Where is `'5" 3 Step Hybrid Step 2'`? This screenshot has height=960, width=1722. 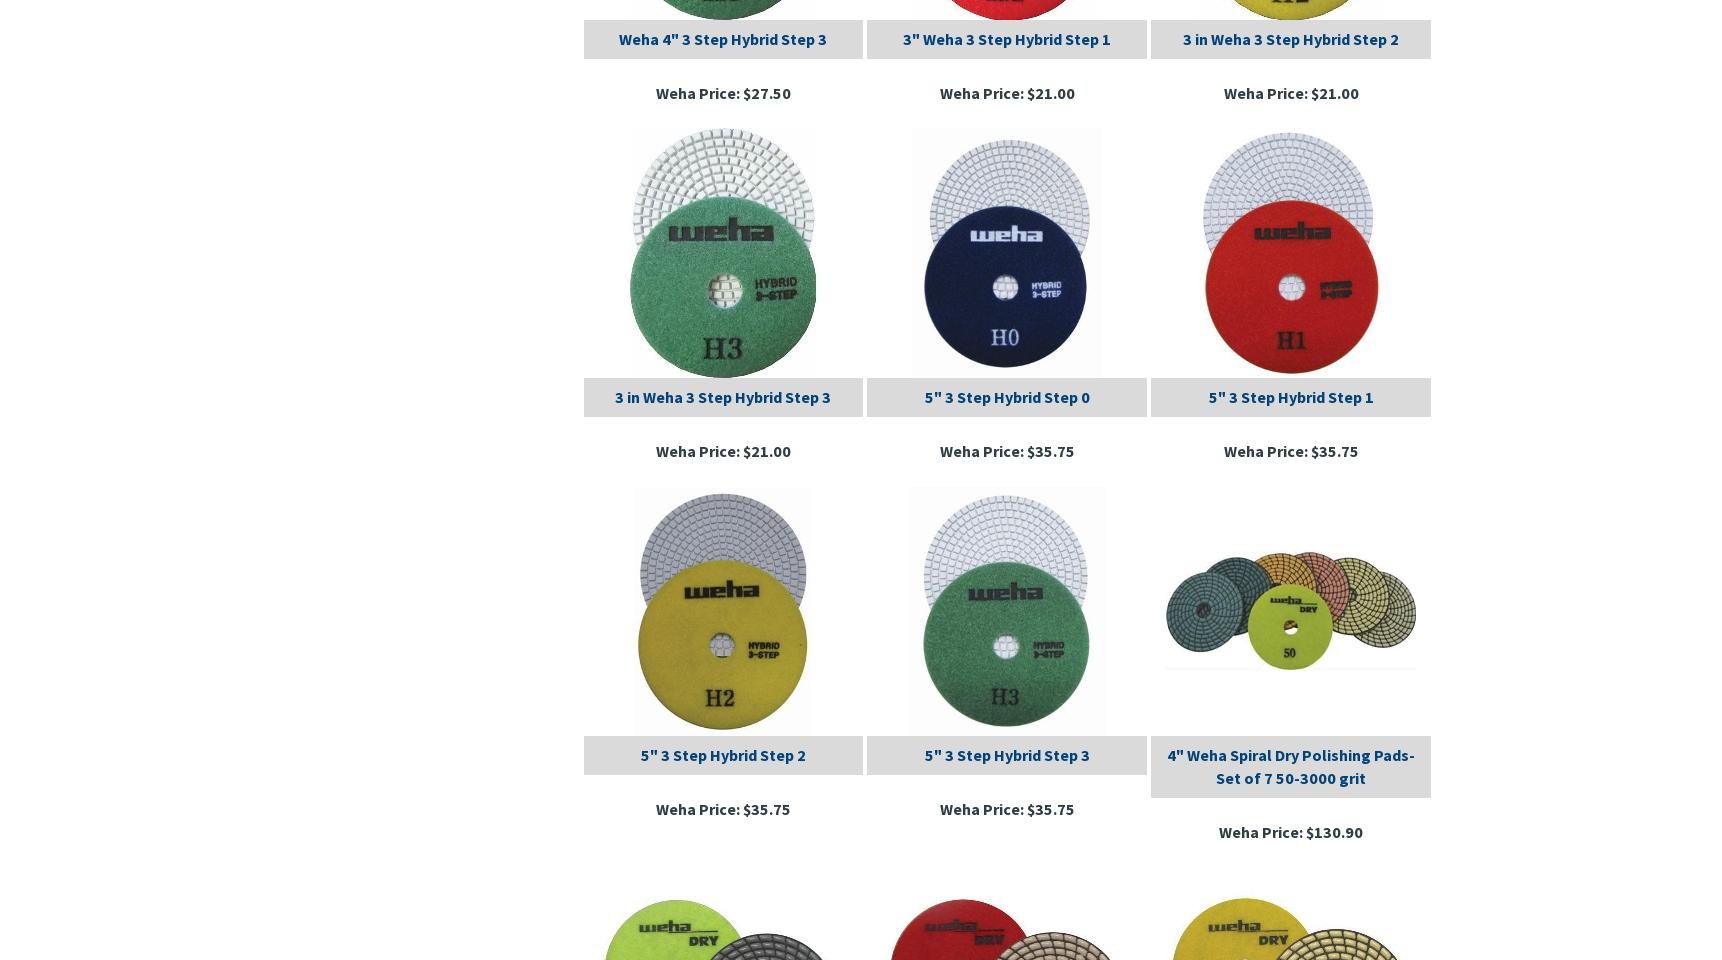
'5" 3 Step Hybrid Step 2' is located at coordinates (640, 752).